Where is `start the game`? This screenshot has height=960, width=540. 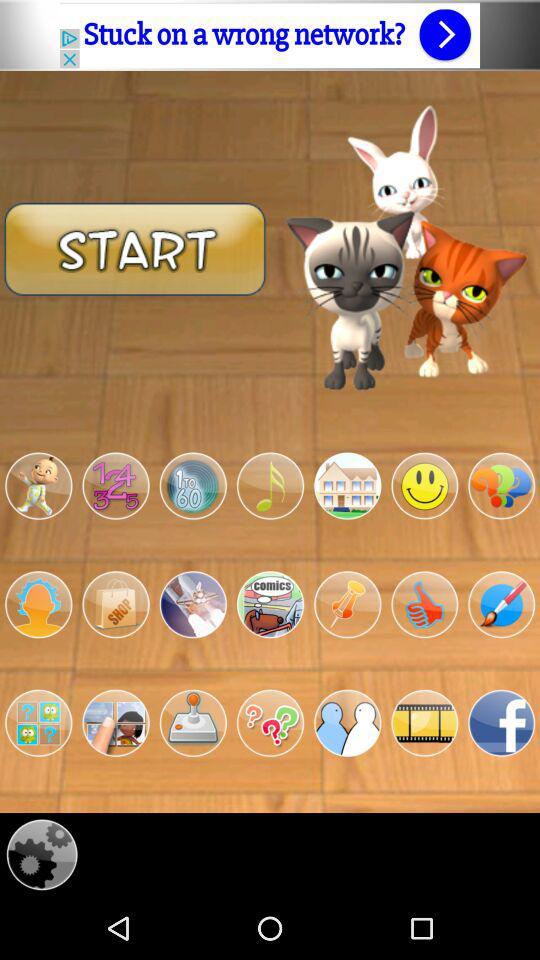 start the game is located at coordinates (135, 247).